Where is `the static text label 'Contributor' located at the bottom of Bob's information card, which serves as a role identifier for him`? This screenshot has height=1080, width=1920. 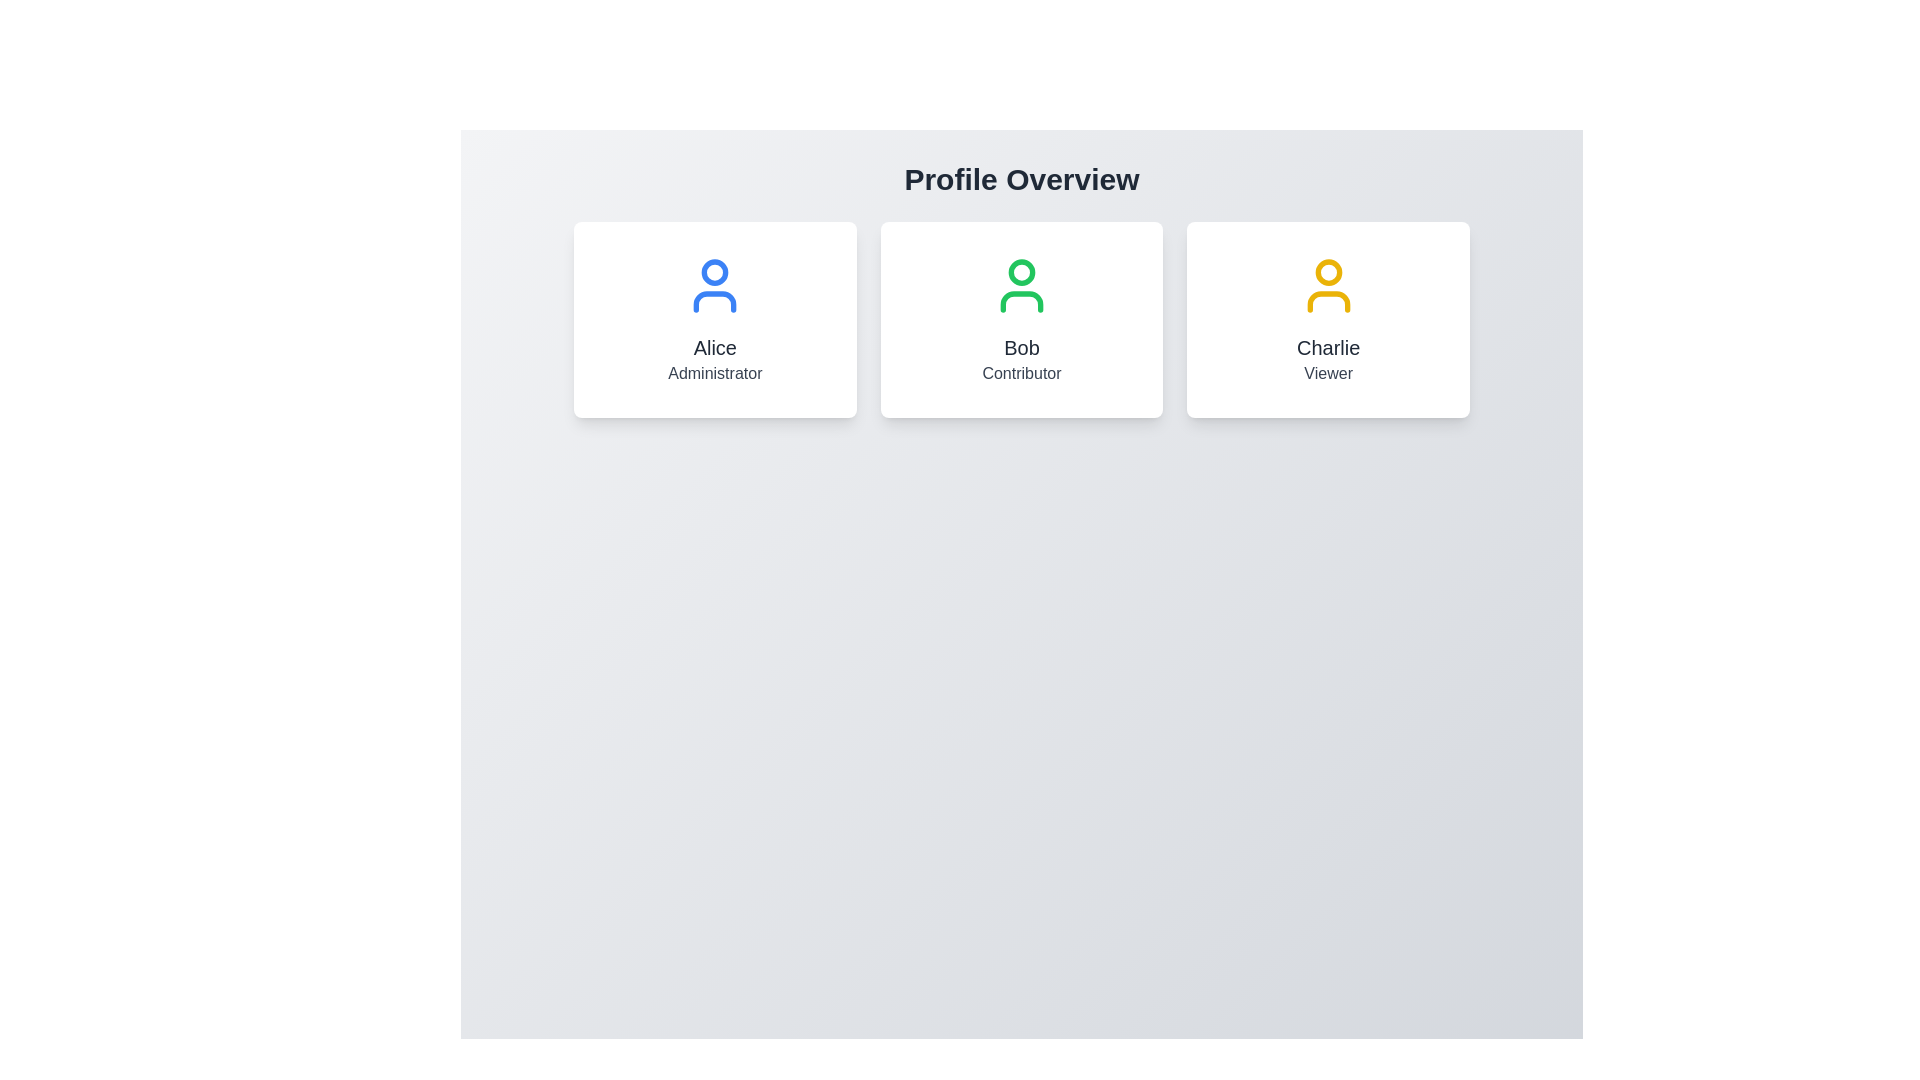 the static text label 'Contributor' located at the bottom of Bob's information card, which serves as a role identifier for him is located at coordinates (1022, 374).